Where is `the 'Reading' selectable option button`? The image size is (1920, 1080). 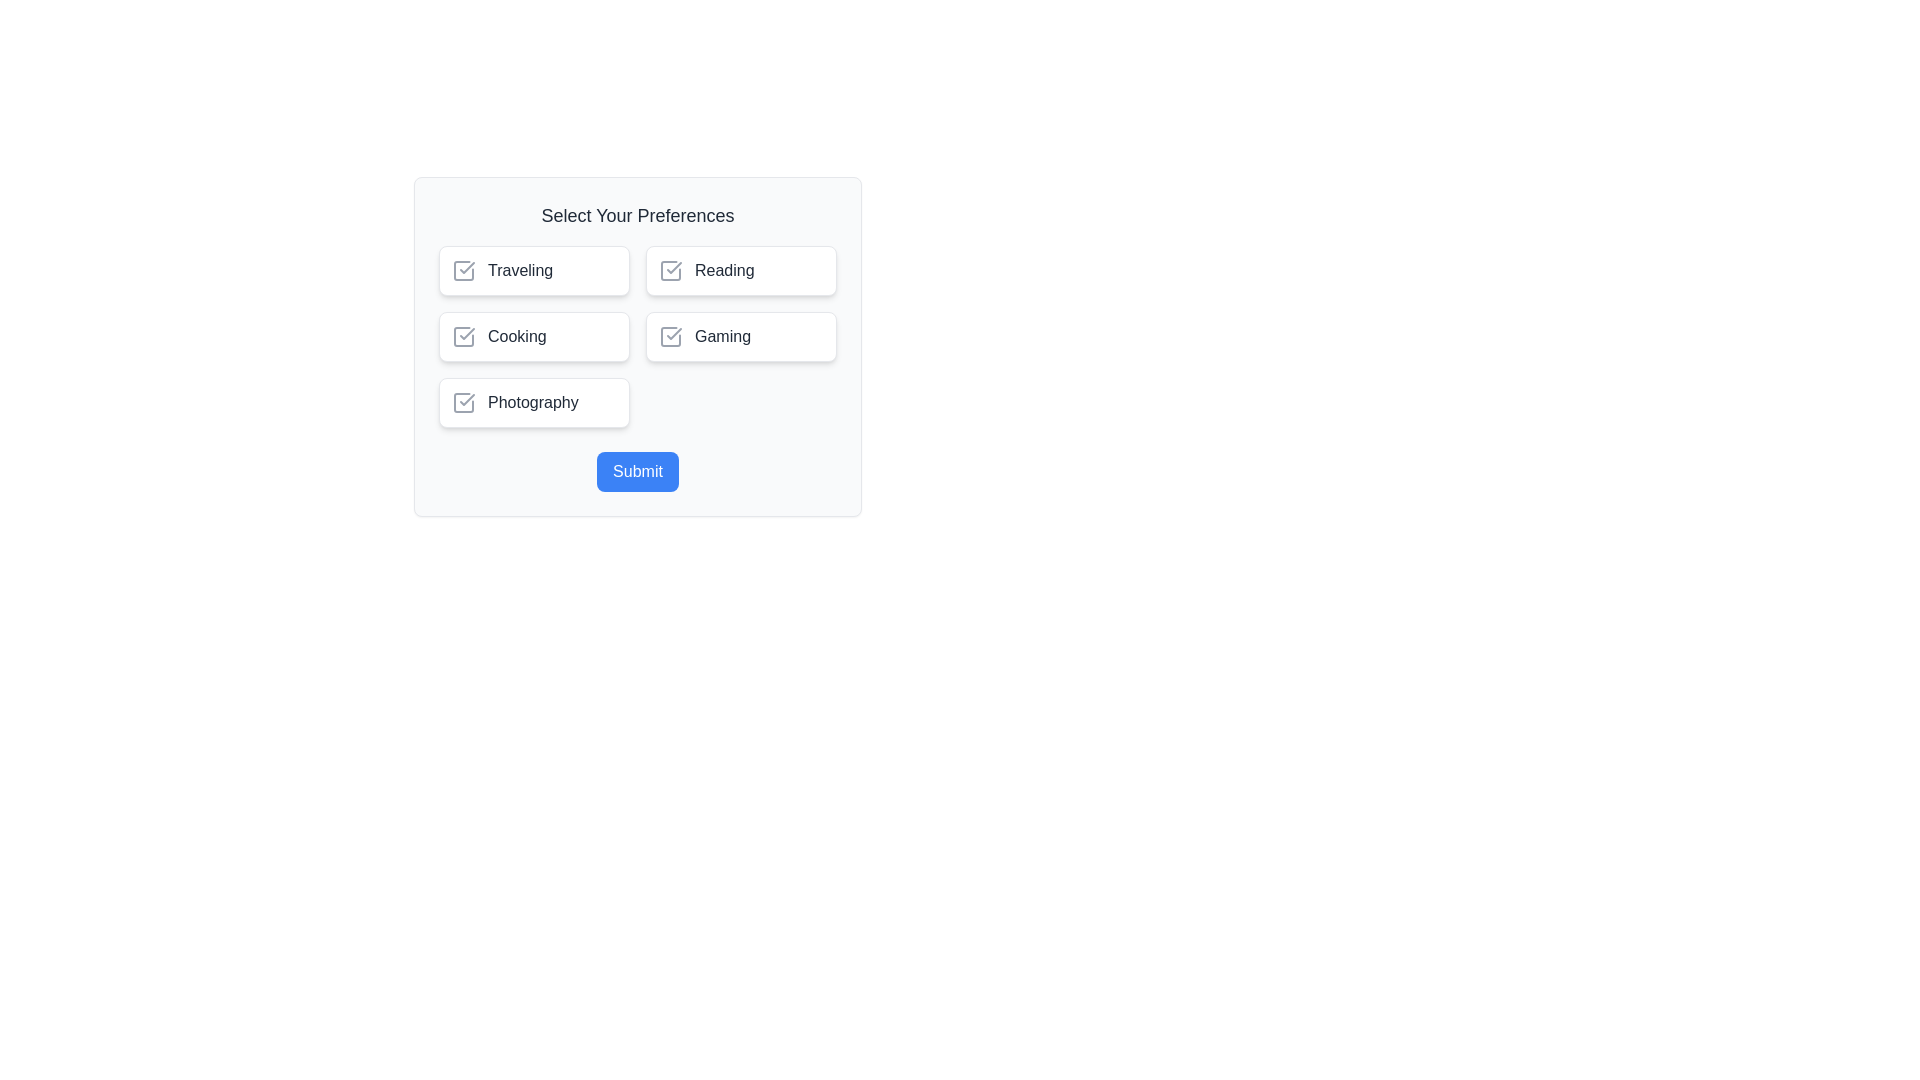 the 'Reading' selectable option button is located at coordinates (740, 270).